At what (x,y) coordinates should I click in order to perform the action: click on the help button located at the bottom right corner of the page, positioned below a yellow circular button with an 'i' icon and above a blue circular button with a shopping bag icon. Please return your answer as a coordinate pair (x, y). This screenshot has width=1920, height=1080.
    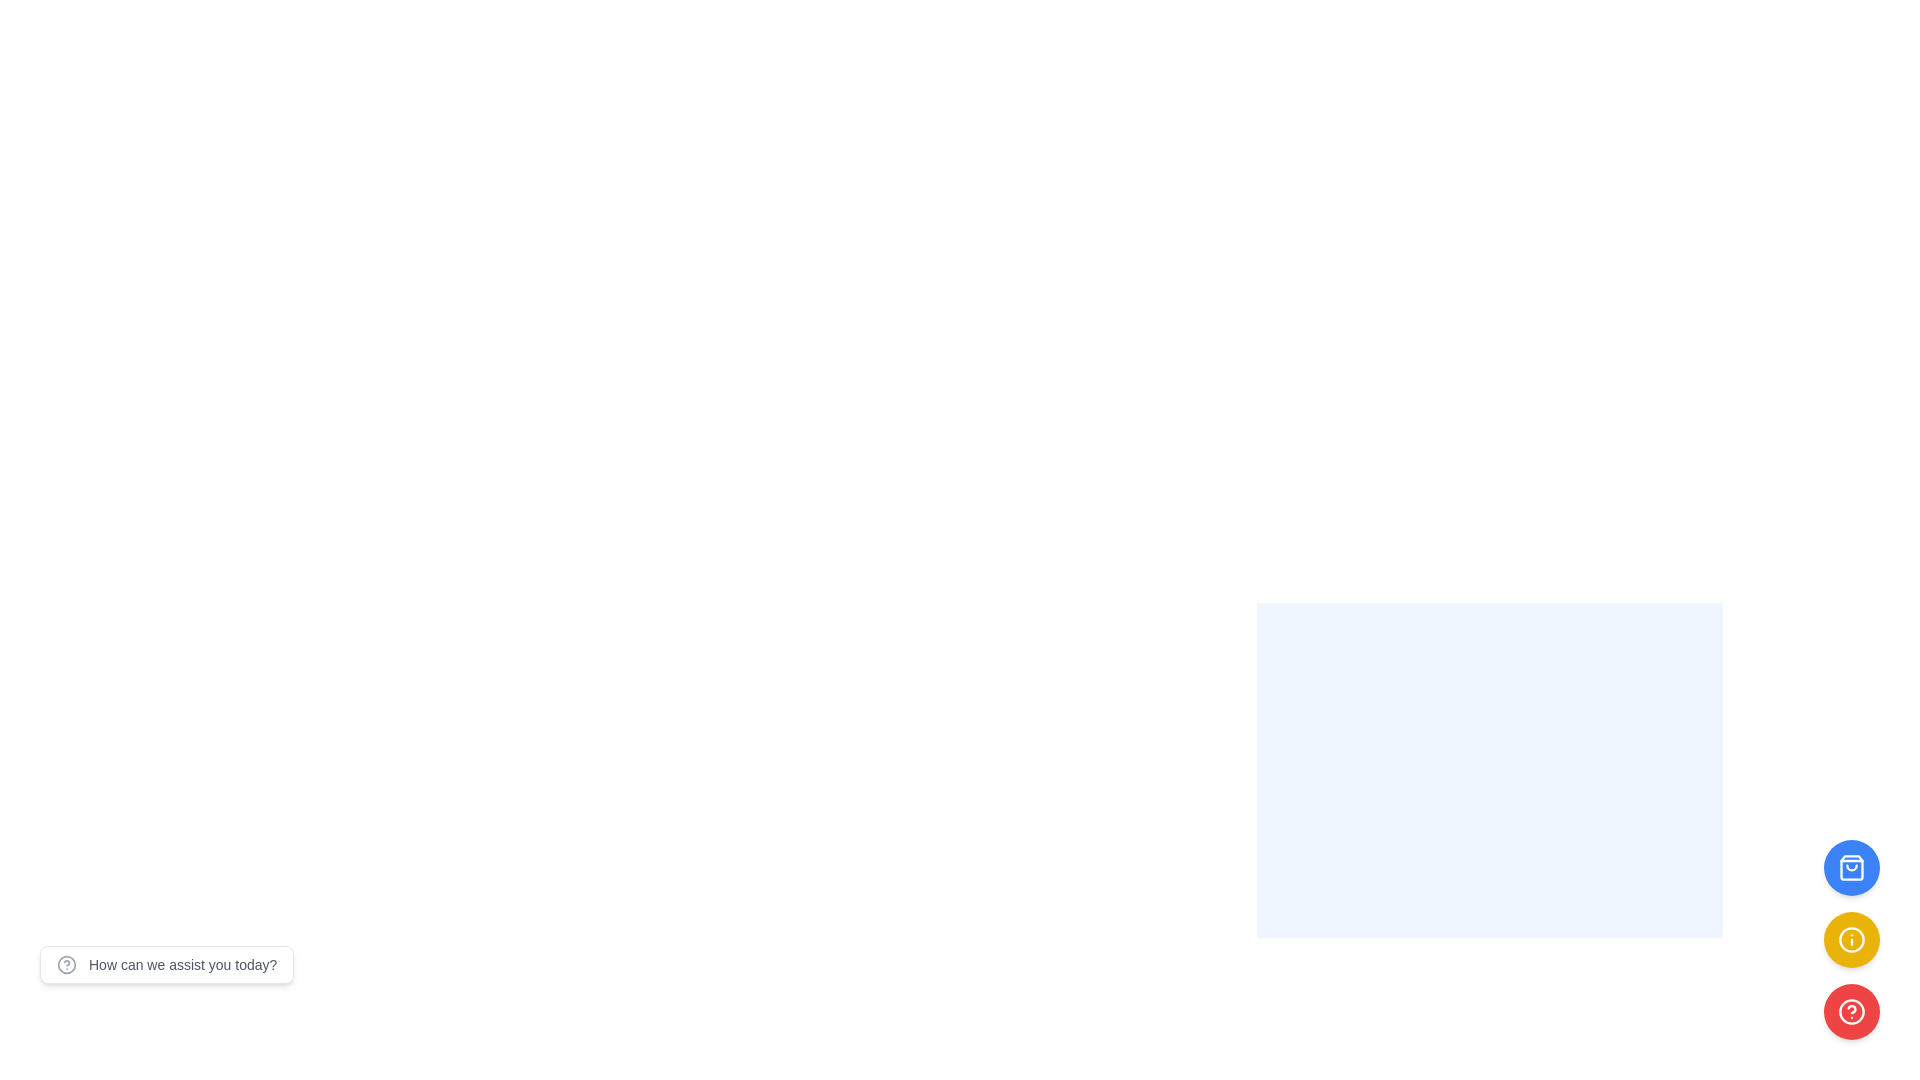
    Looking at the image, I should click on (1851, 1011).